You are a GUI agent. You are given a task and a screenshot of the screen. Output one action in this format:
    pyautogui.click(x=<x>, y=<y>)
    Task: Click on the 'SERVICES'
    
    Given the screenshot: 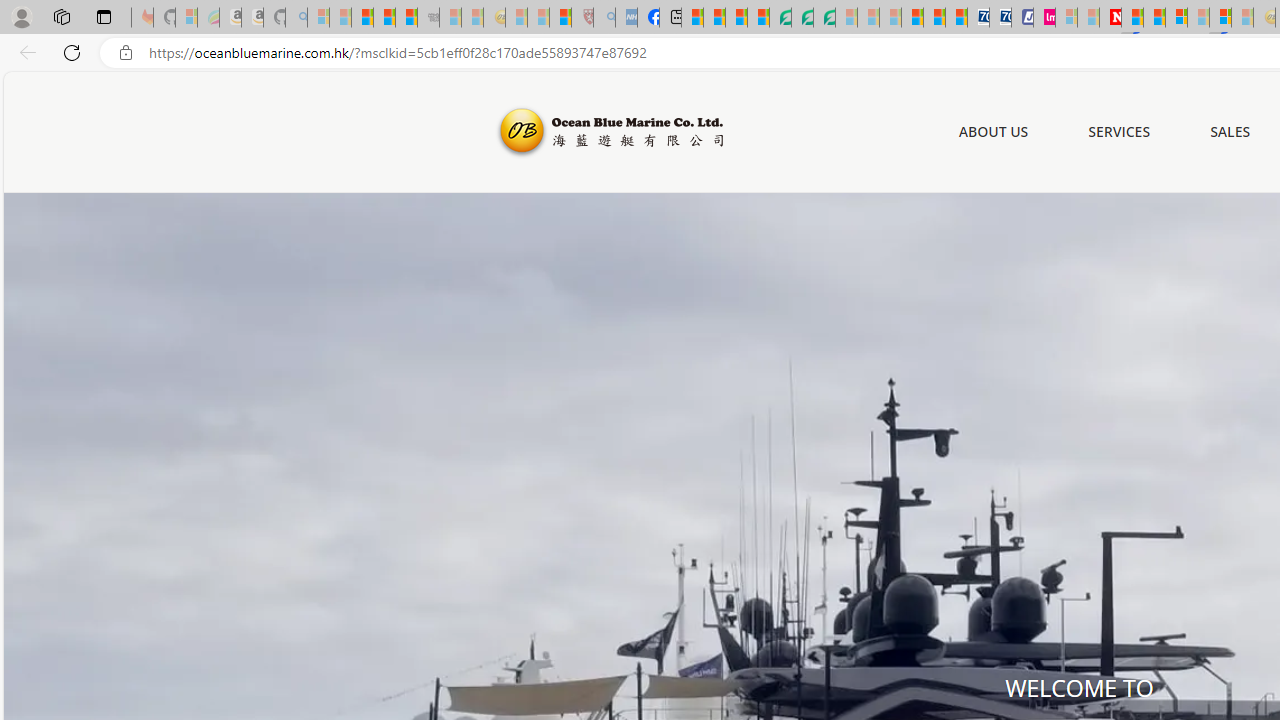 What is the action you would take?
    pyautogui.click(x=1120, y=131)
    